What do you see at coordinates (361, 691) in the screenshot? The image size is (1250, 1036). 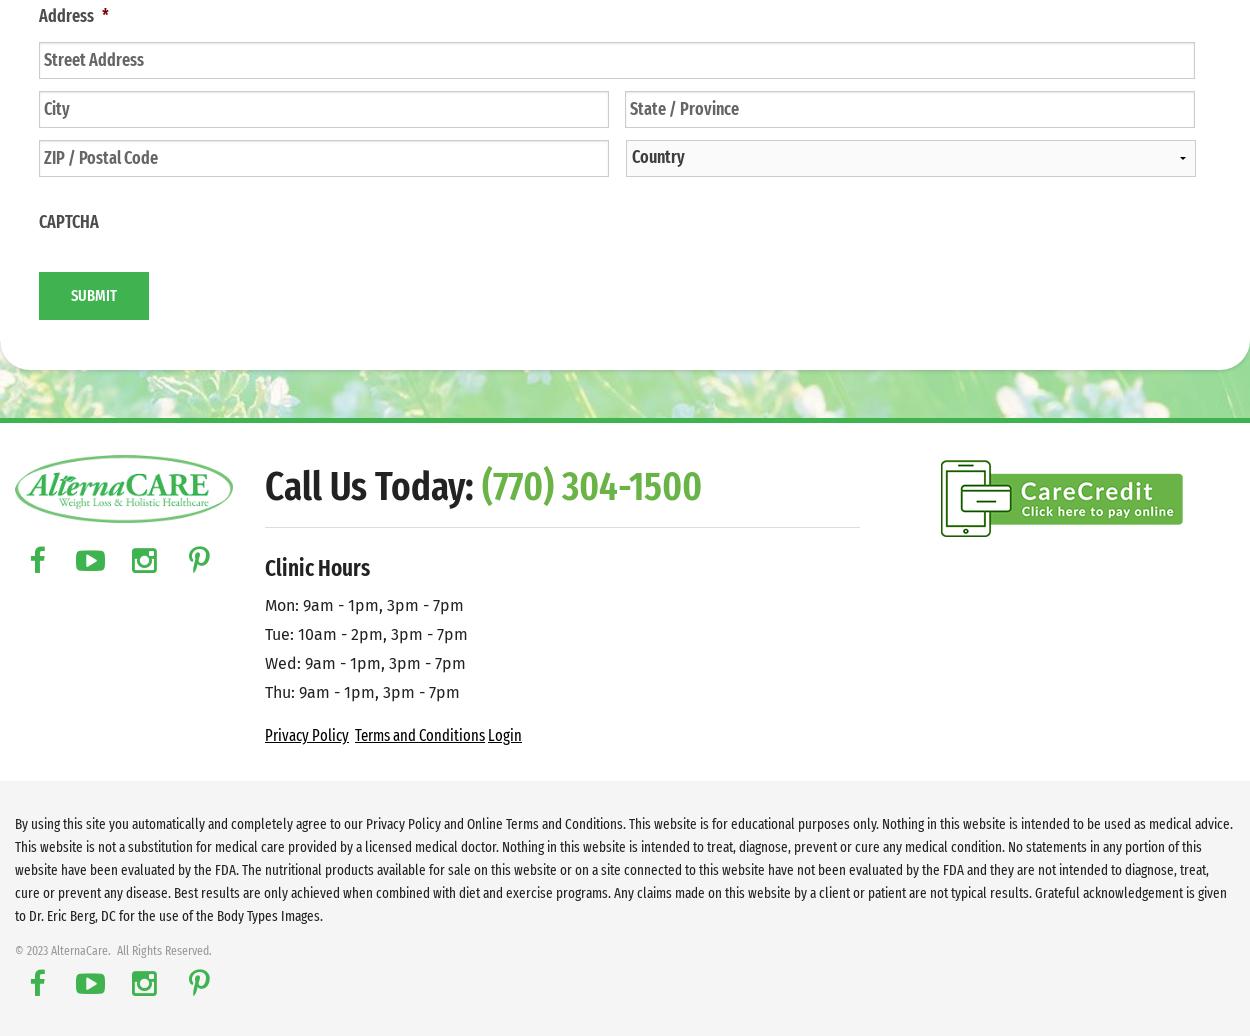 I see `'Thu: 9am - 1pm, 3pm - 7pm'` at bounding box center [361, 691].